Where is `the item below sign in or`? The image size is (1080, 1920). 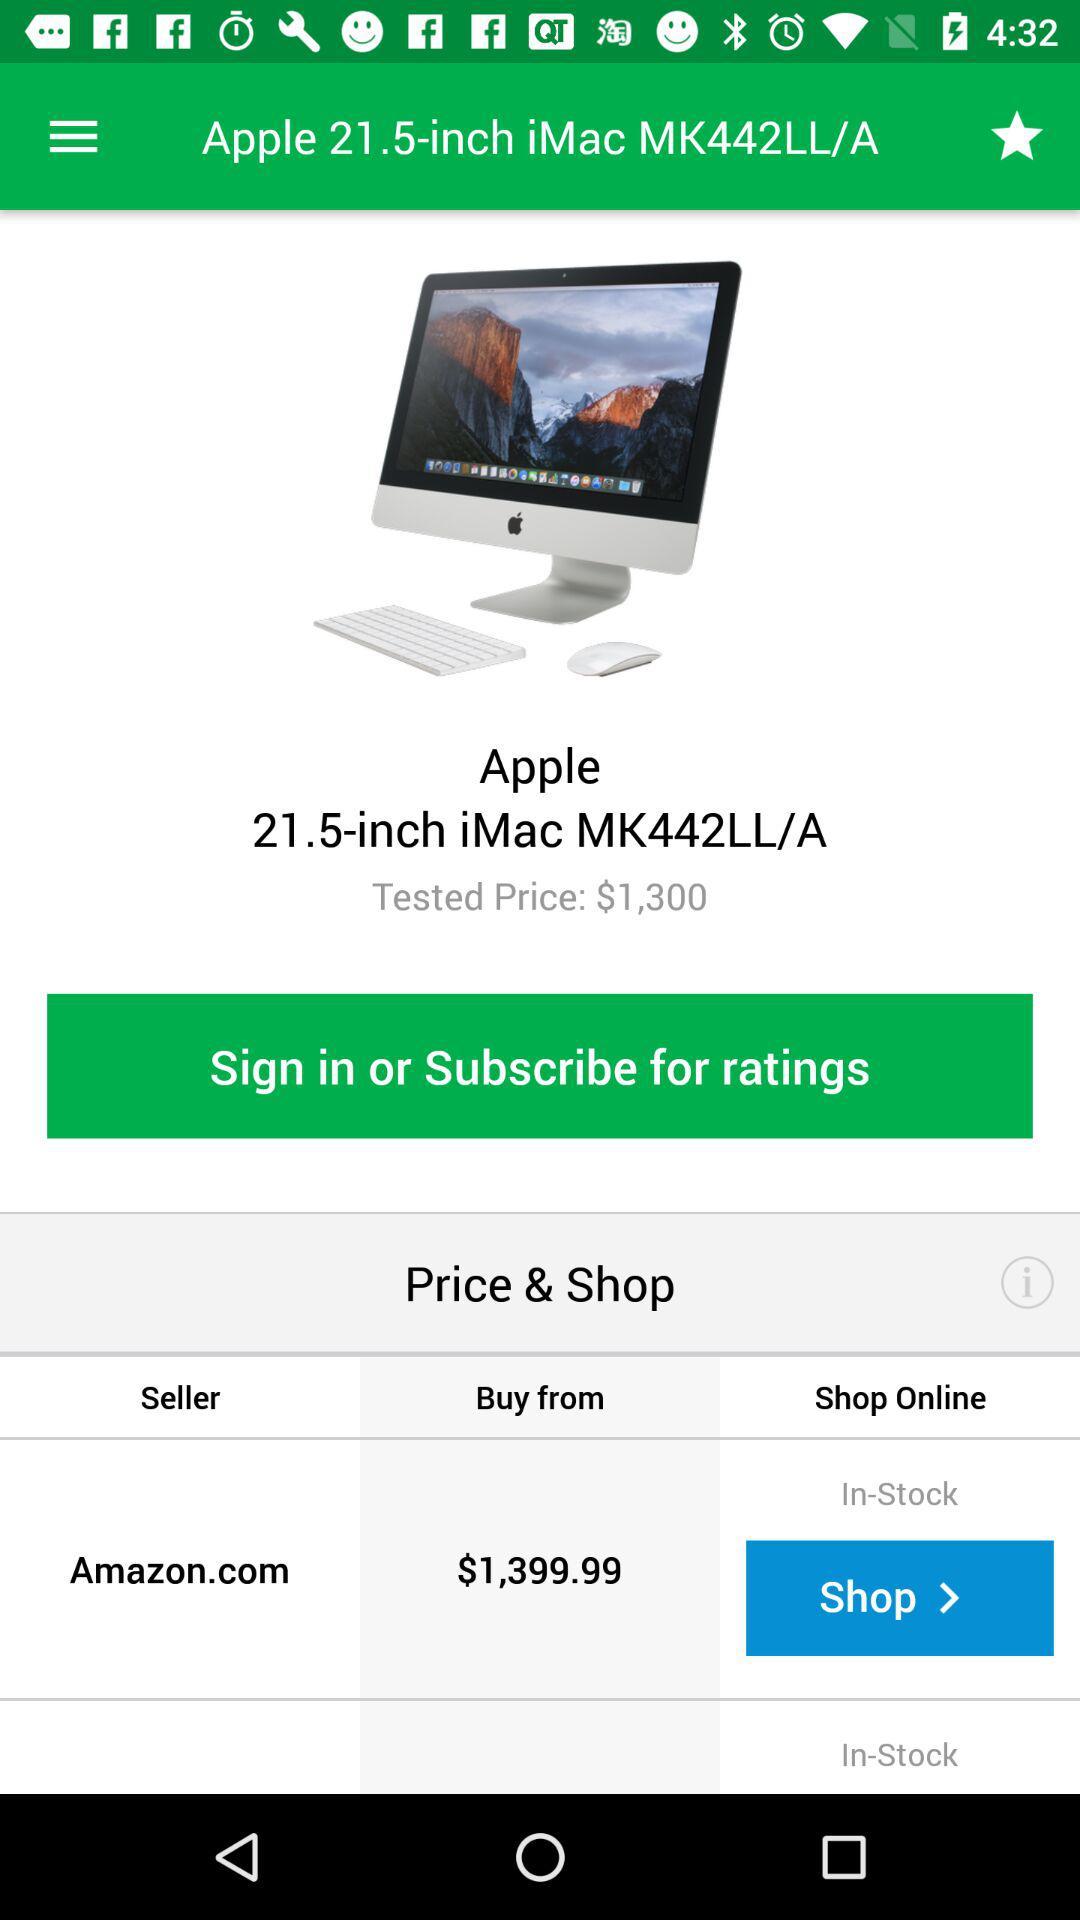 the item below sign in or is located at coordinates (1027, 1282).